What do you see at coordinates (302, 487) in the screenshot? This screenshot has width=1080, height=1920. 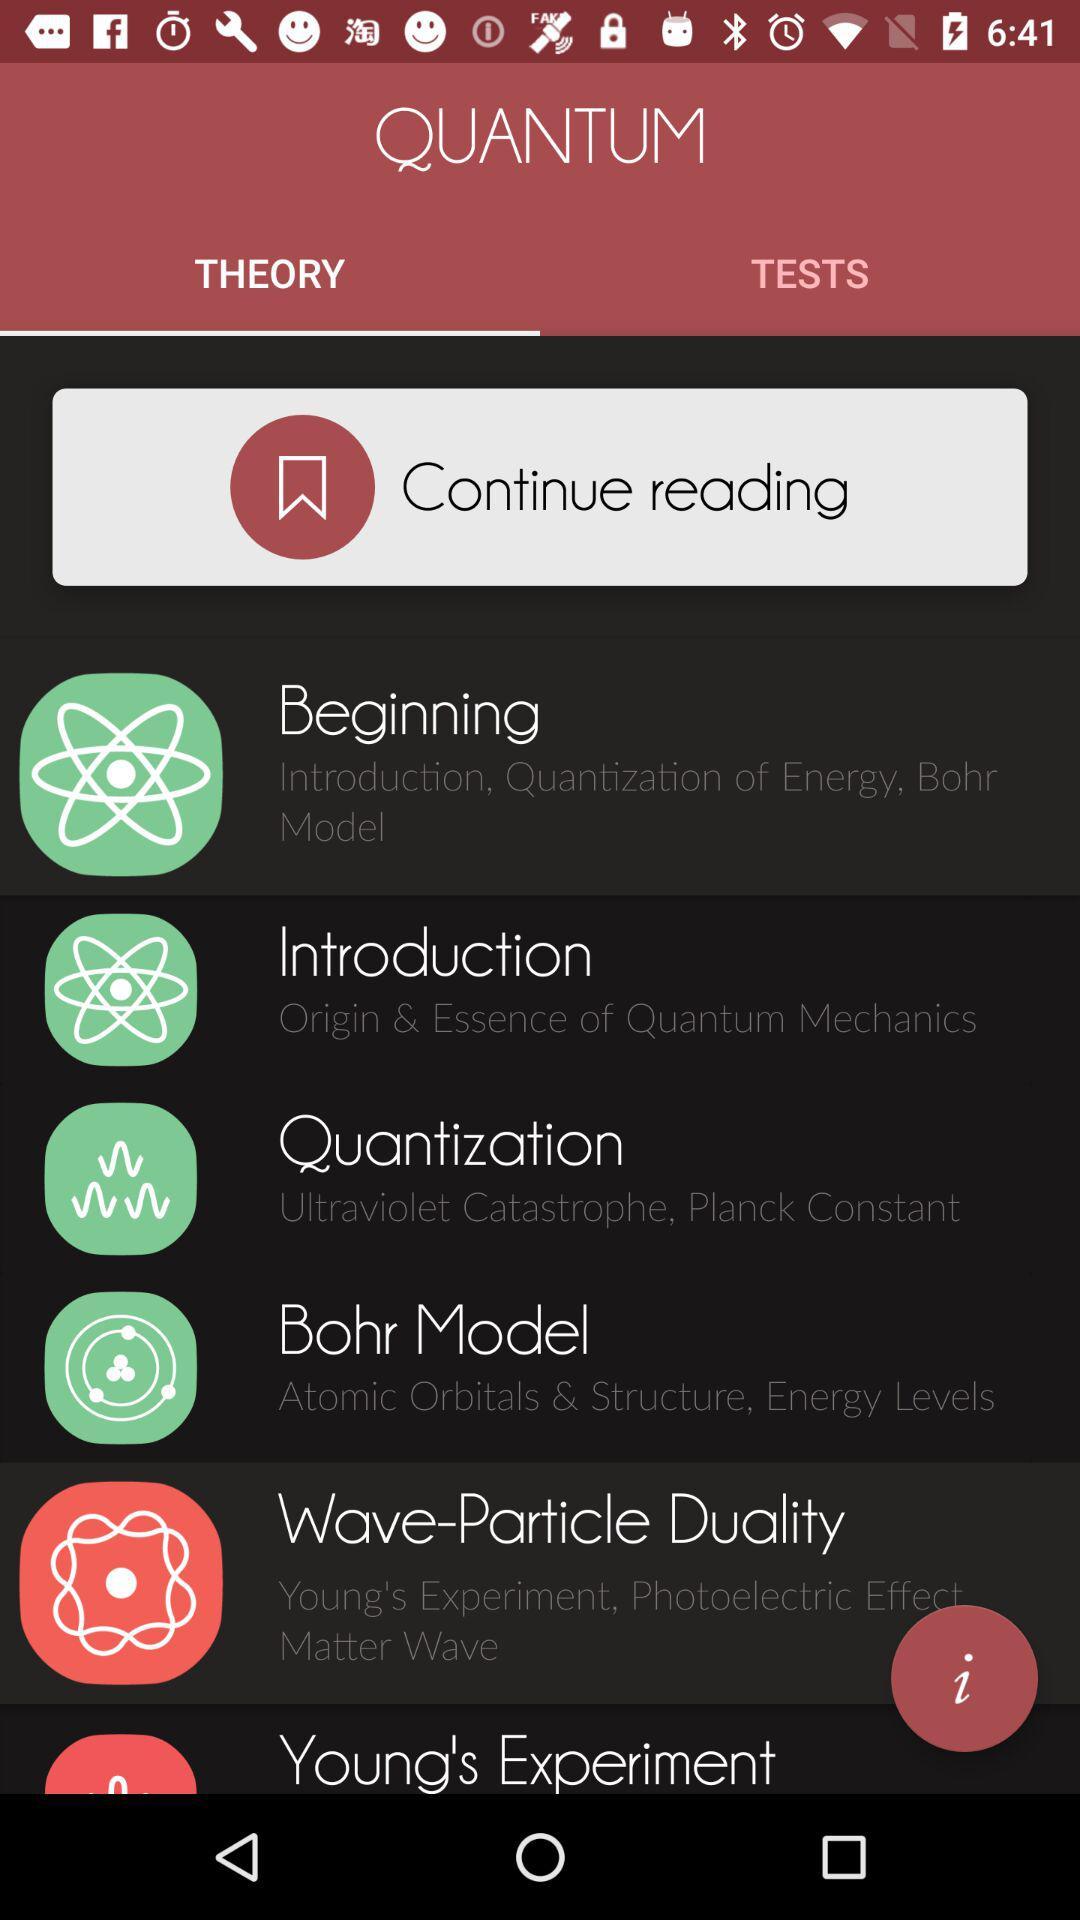 I see `continue reading` at bounding box center [302, 487].